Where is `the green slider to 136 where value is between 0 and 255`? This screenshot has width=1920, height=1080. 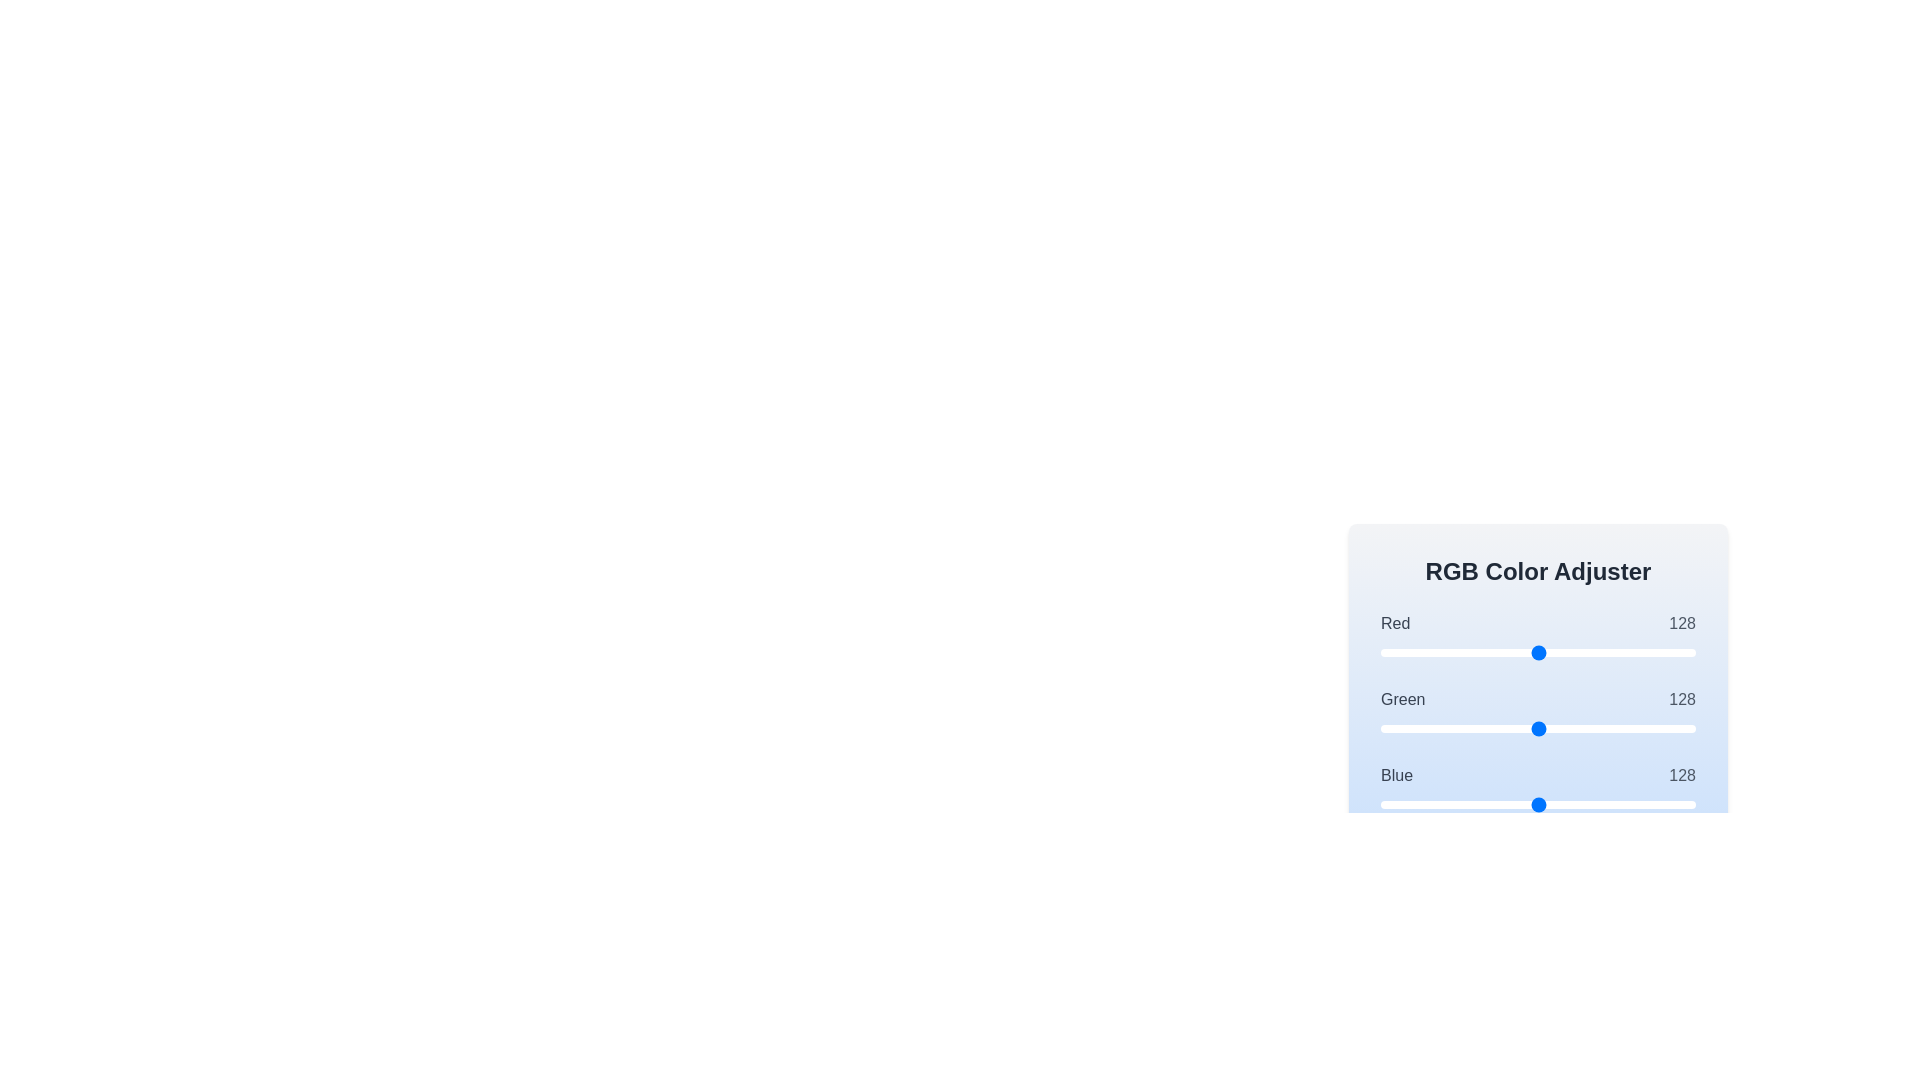
the green slider to 136 where value is between 0 and 255 is located at coordinates (1548, 729).